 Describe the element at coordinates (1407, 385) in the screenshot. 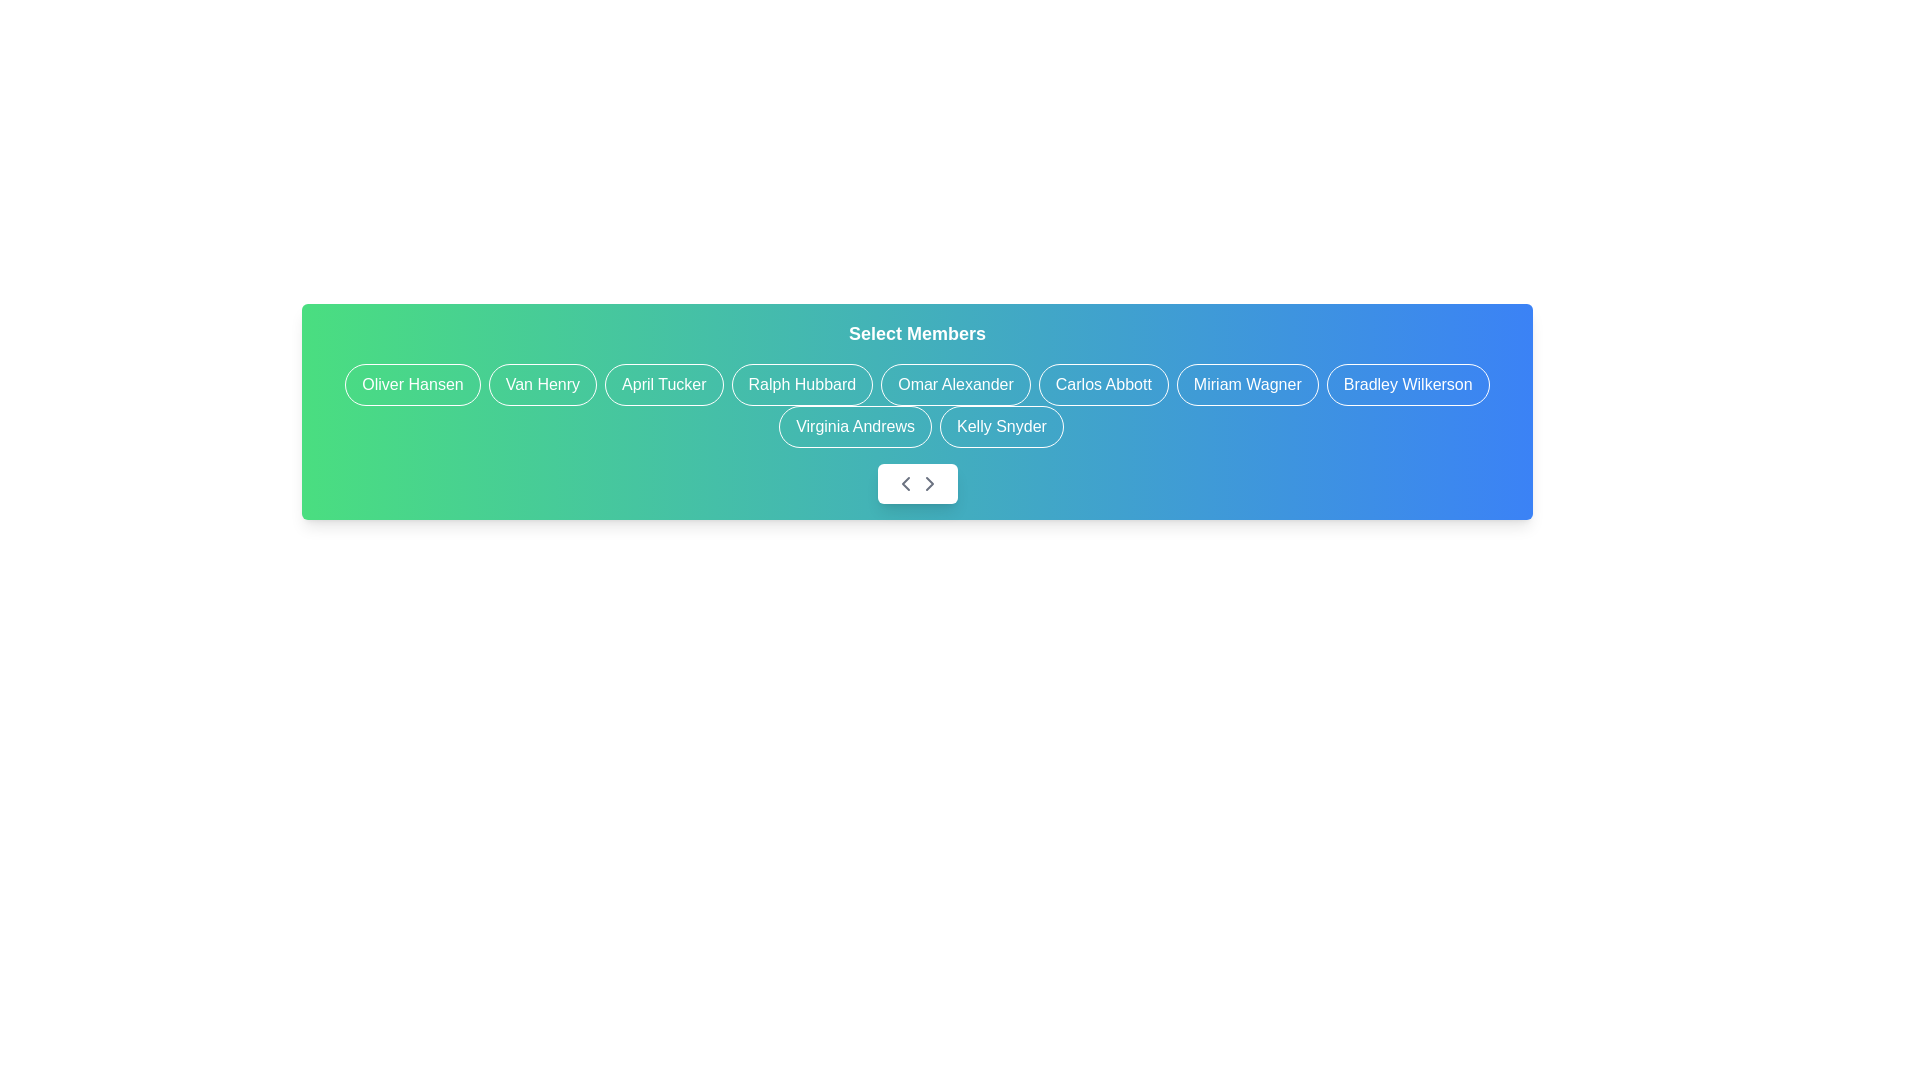

I see `the pill-shaped button labeled 'Bradley Wilkerson'` at that location.